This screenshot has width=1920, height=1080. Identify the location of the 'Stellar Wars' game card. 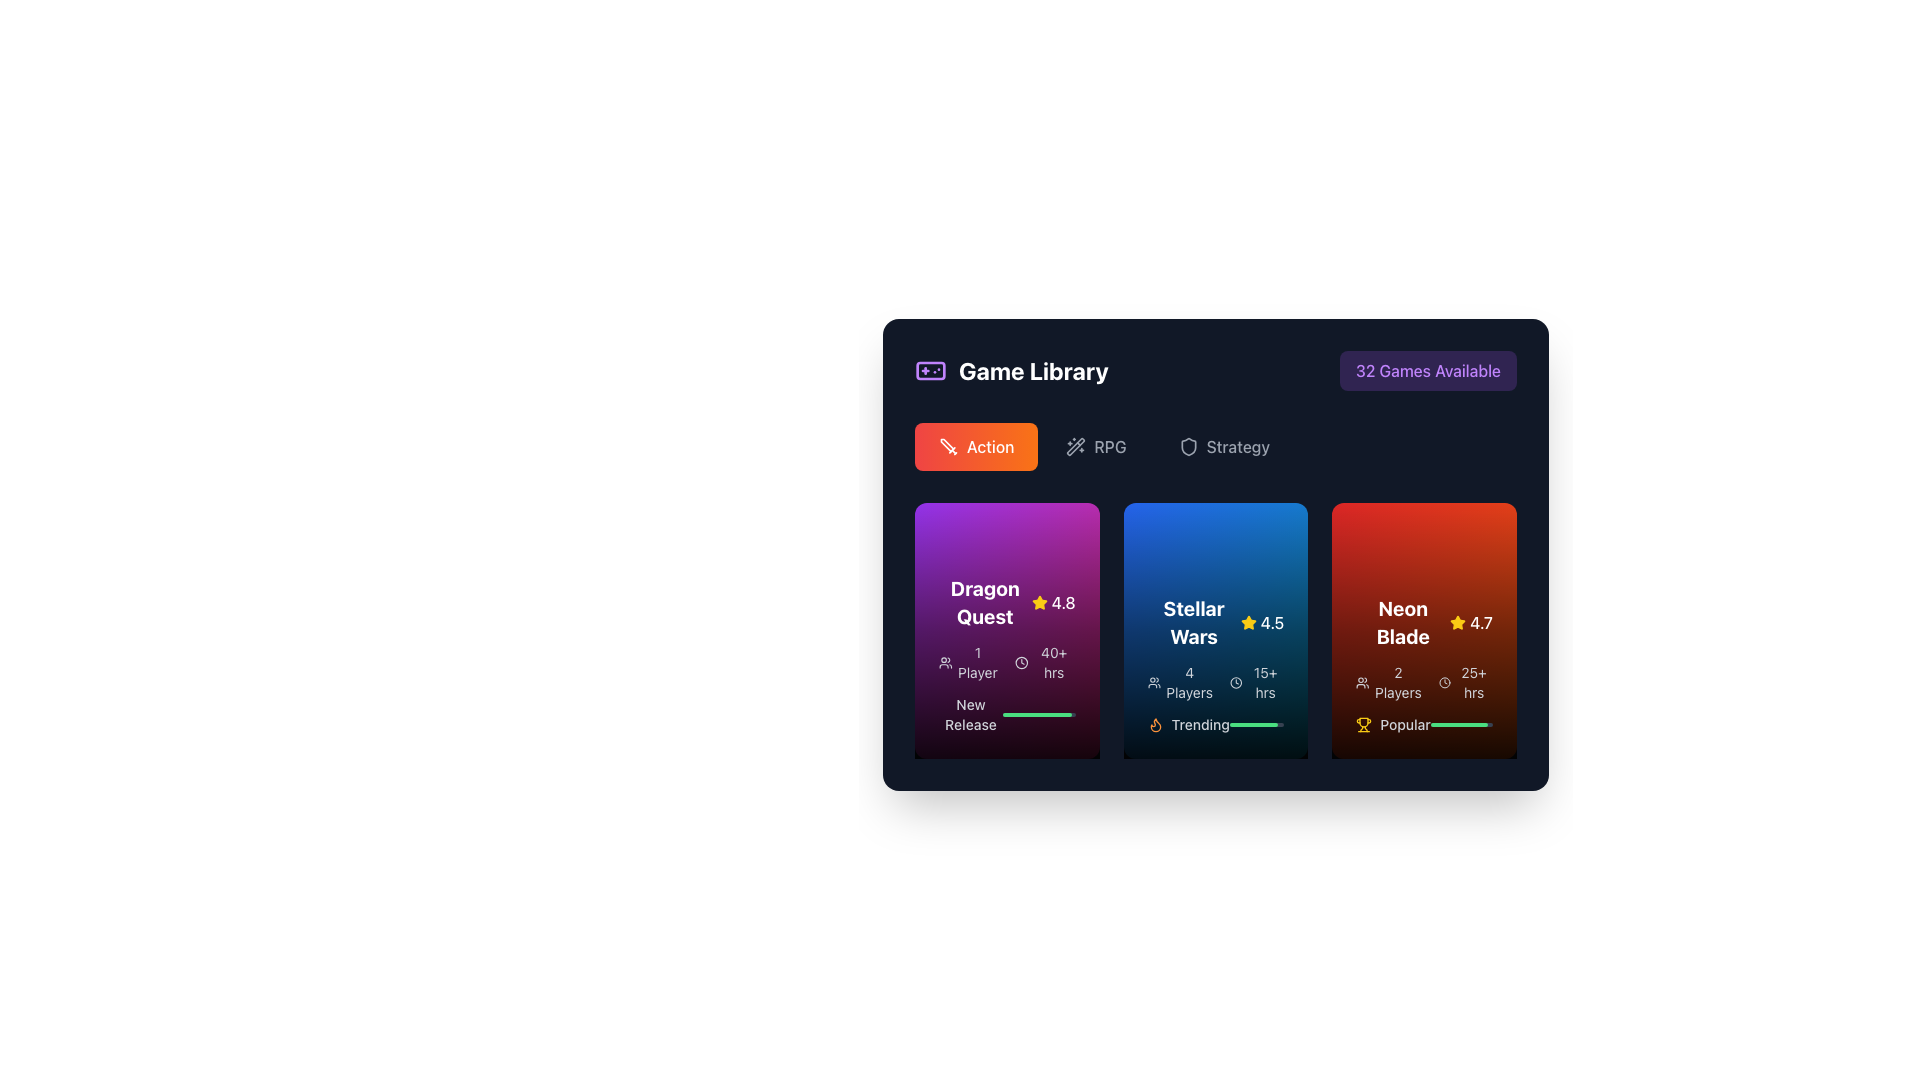
(1214, 631).